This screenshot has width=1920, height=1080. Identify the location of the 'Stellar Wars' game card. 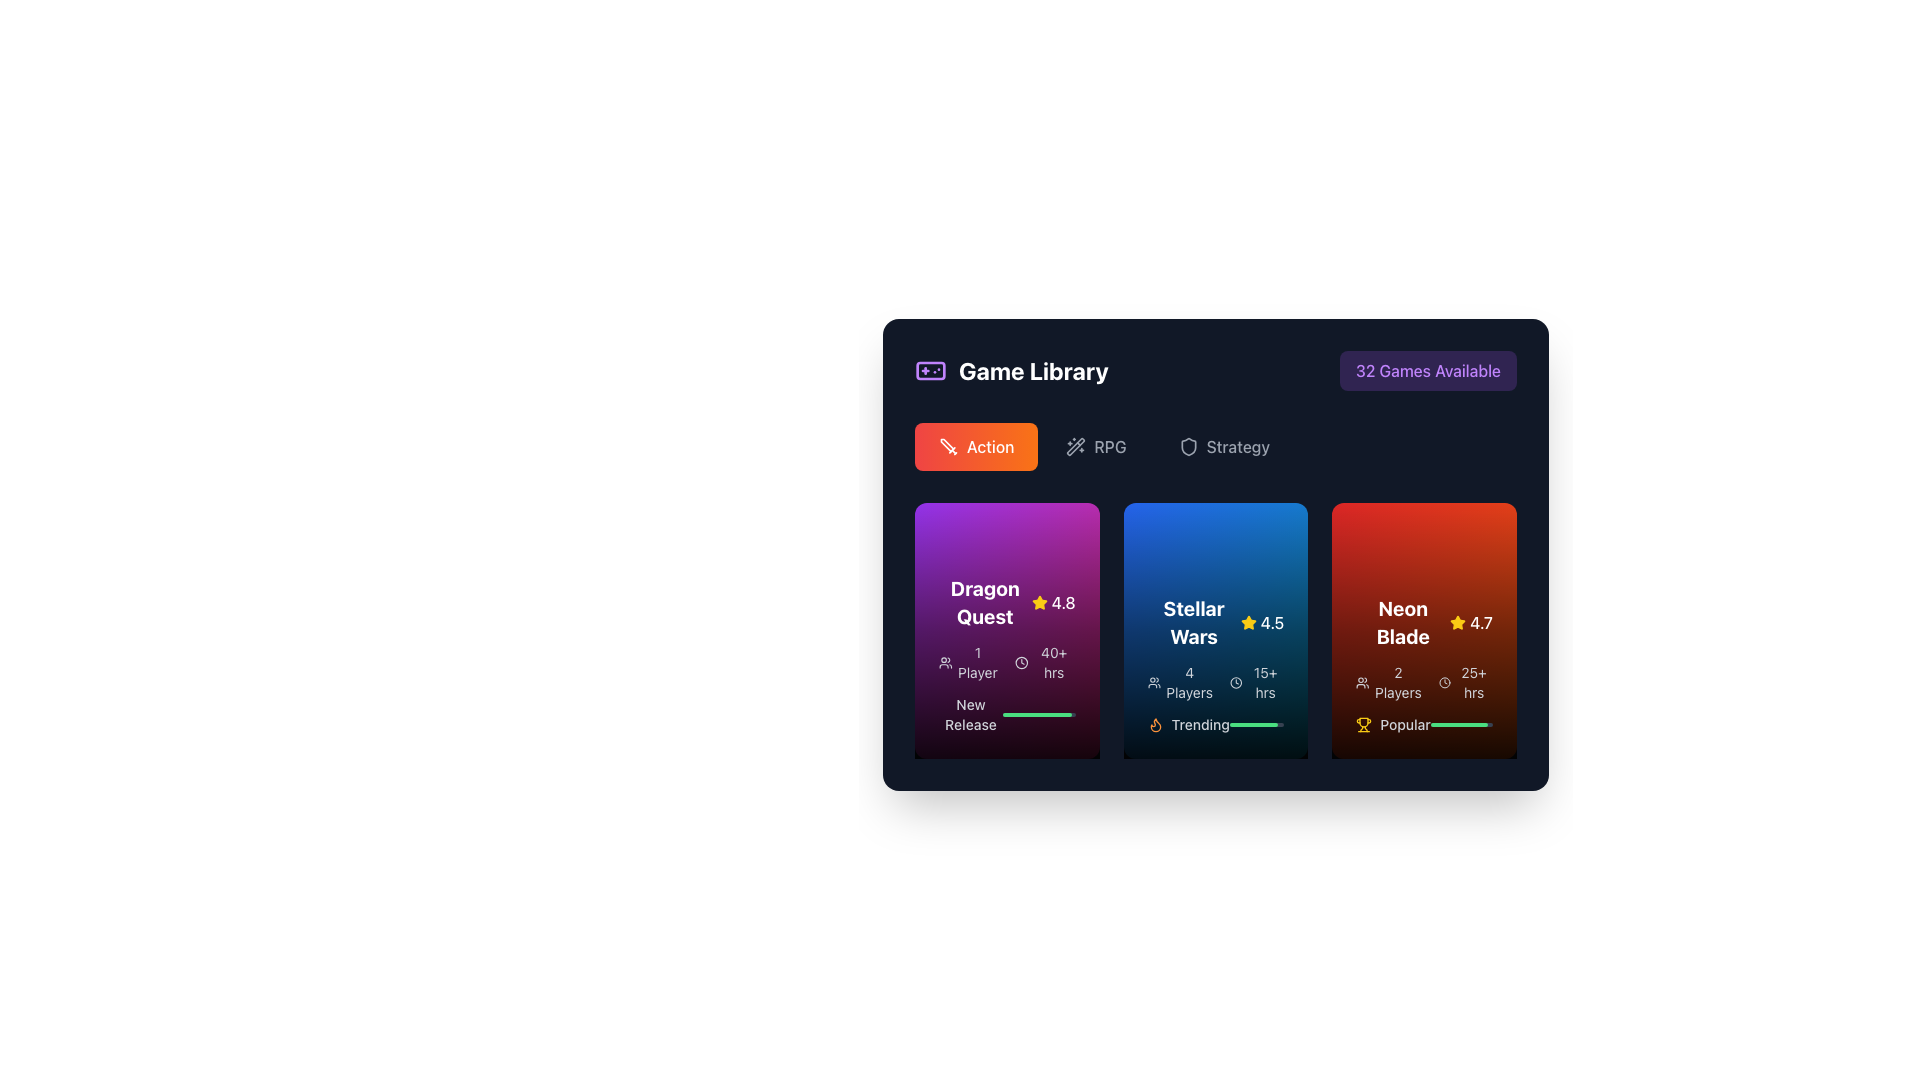
(1214, 631).